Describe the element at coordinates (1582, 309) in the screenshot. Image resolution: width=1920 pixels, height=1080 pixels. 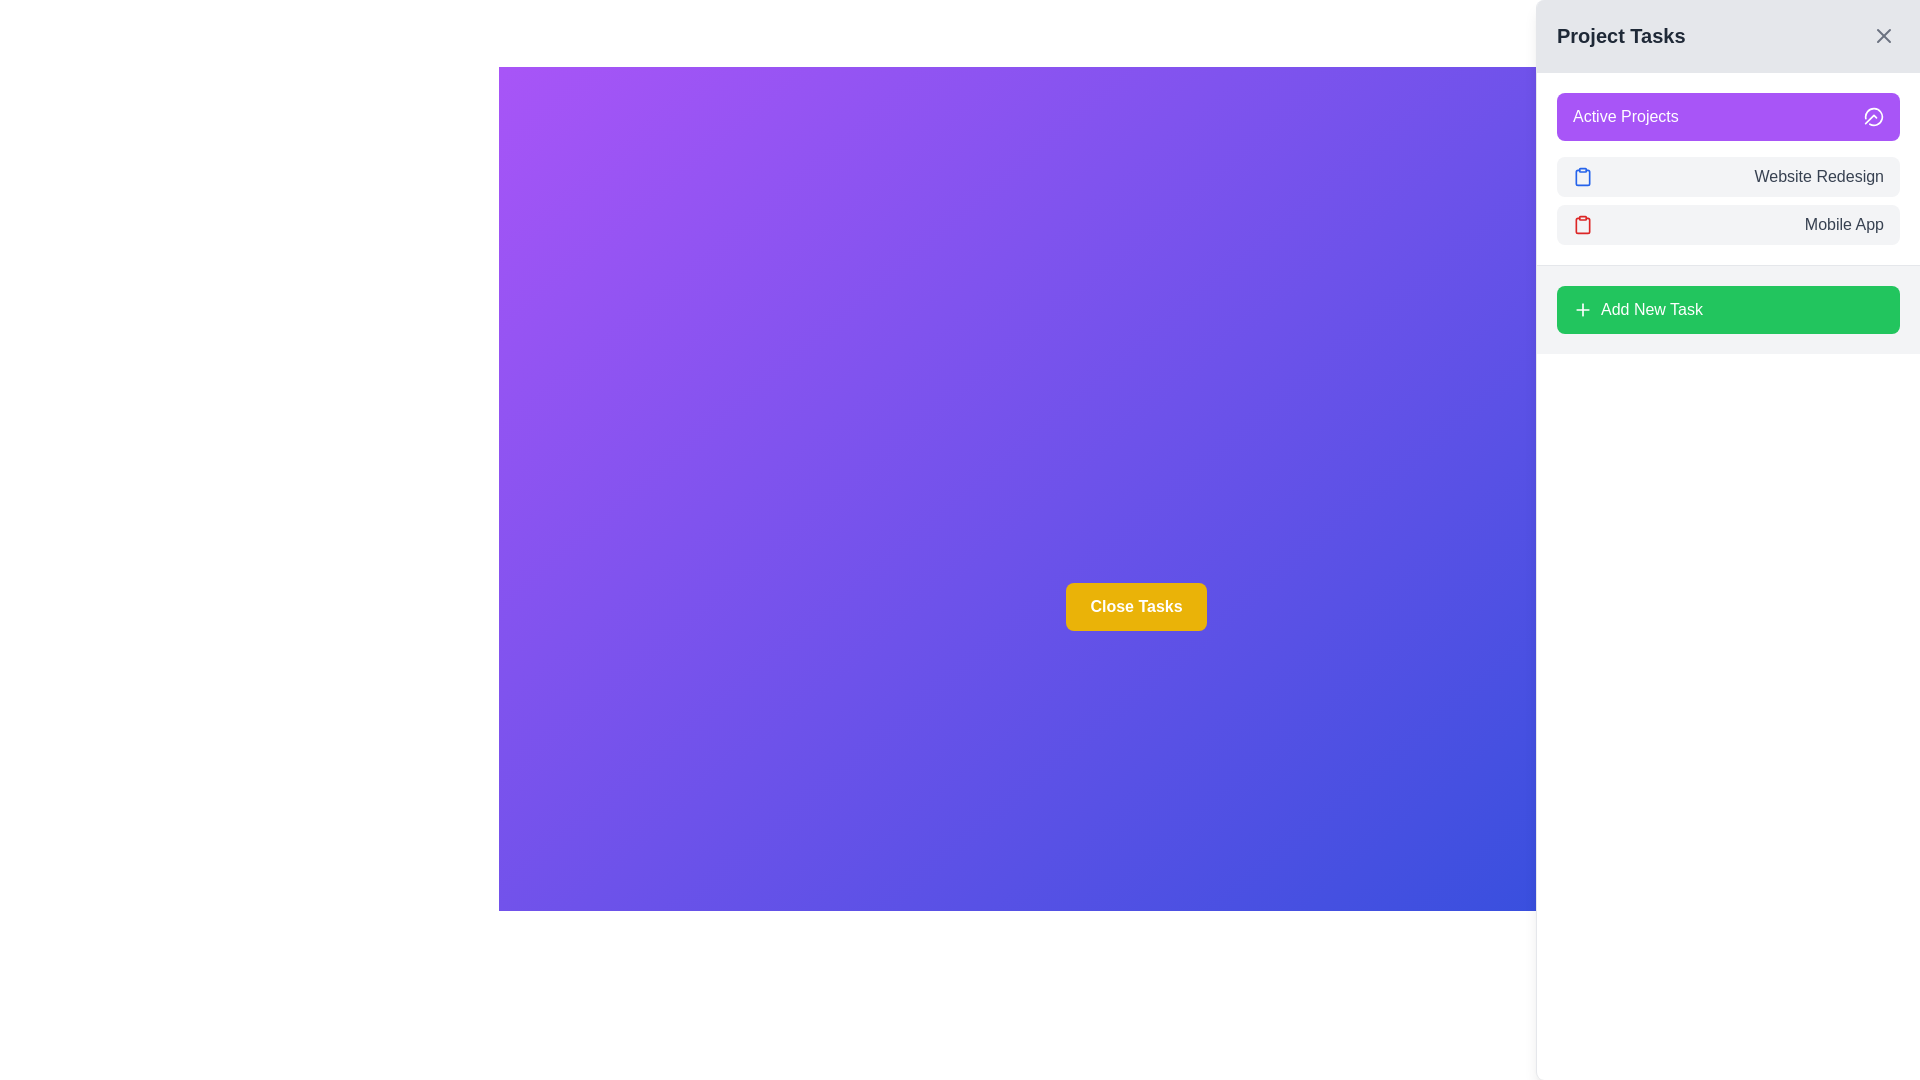
I see `the 'Add New Task' button, which contains the leftmost SVG icon representing the 'Add' action` at that location.